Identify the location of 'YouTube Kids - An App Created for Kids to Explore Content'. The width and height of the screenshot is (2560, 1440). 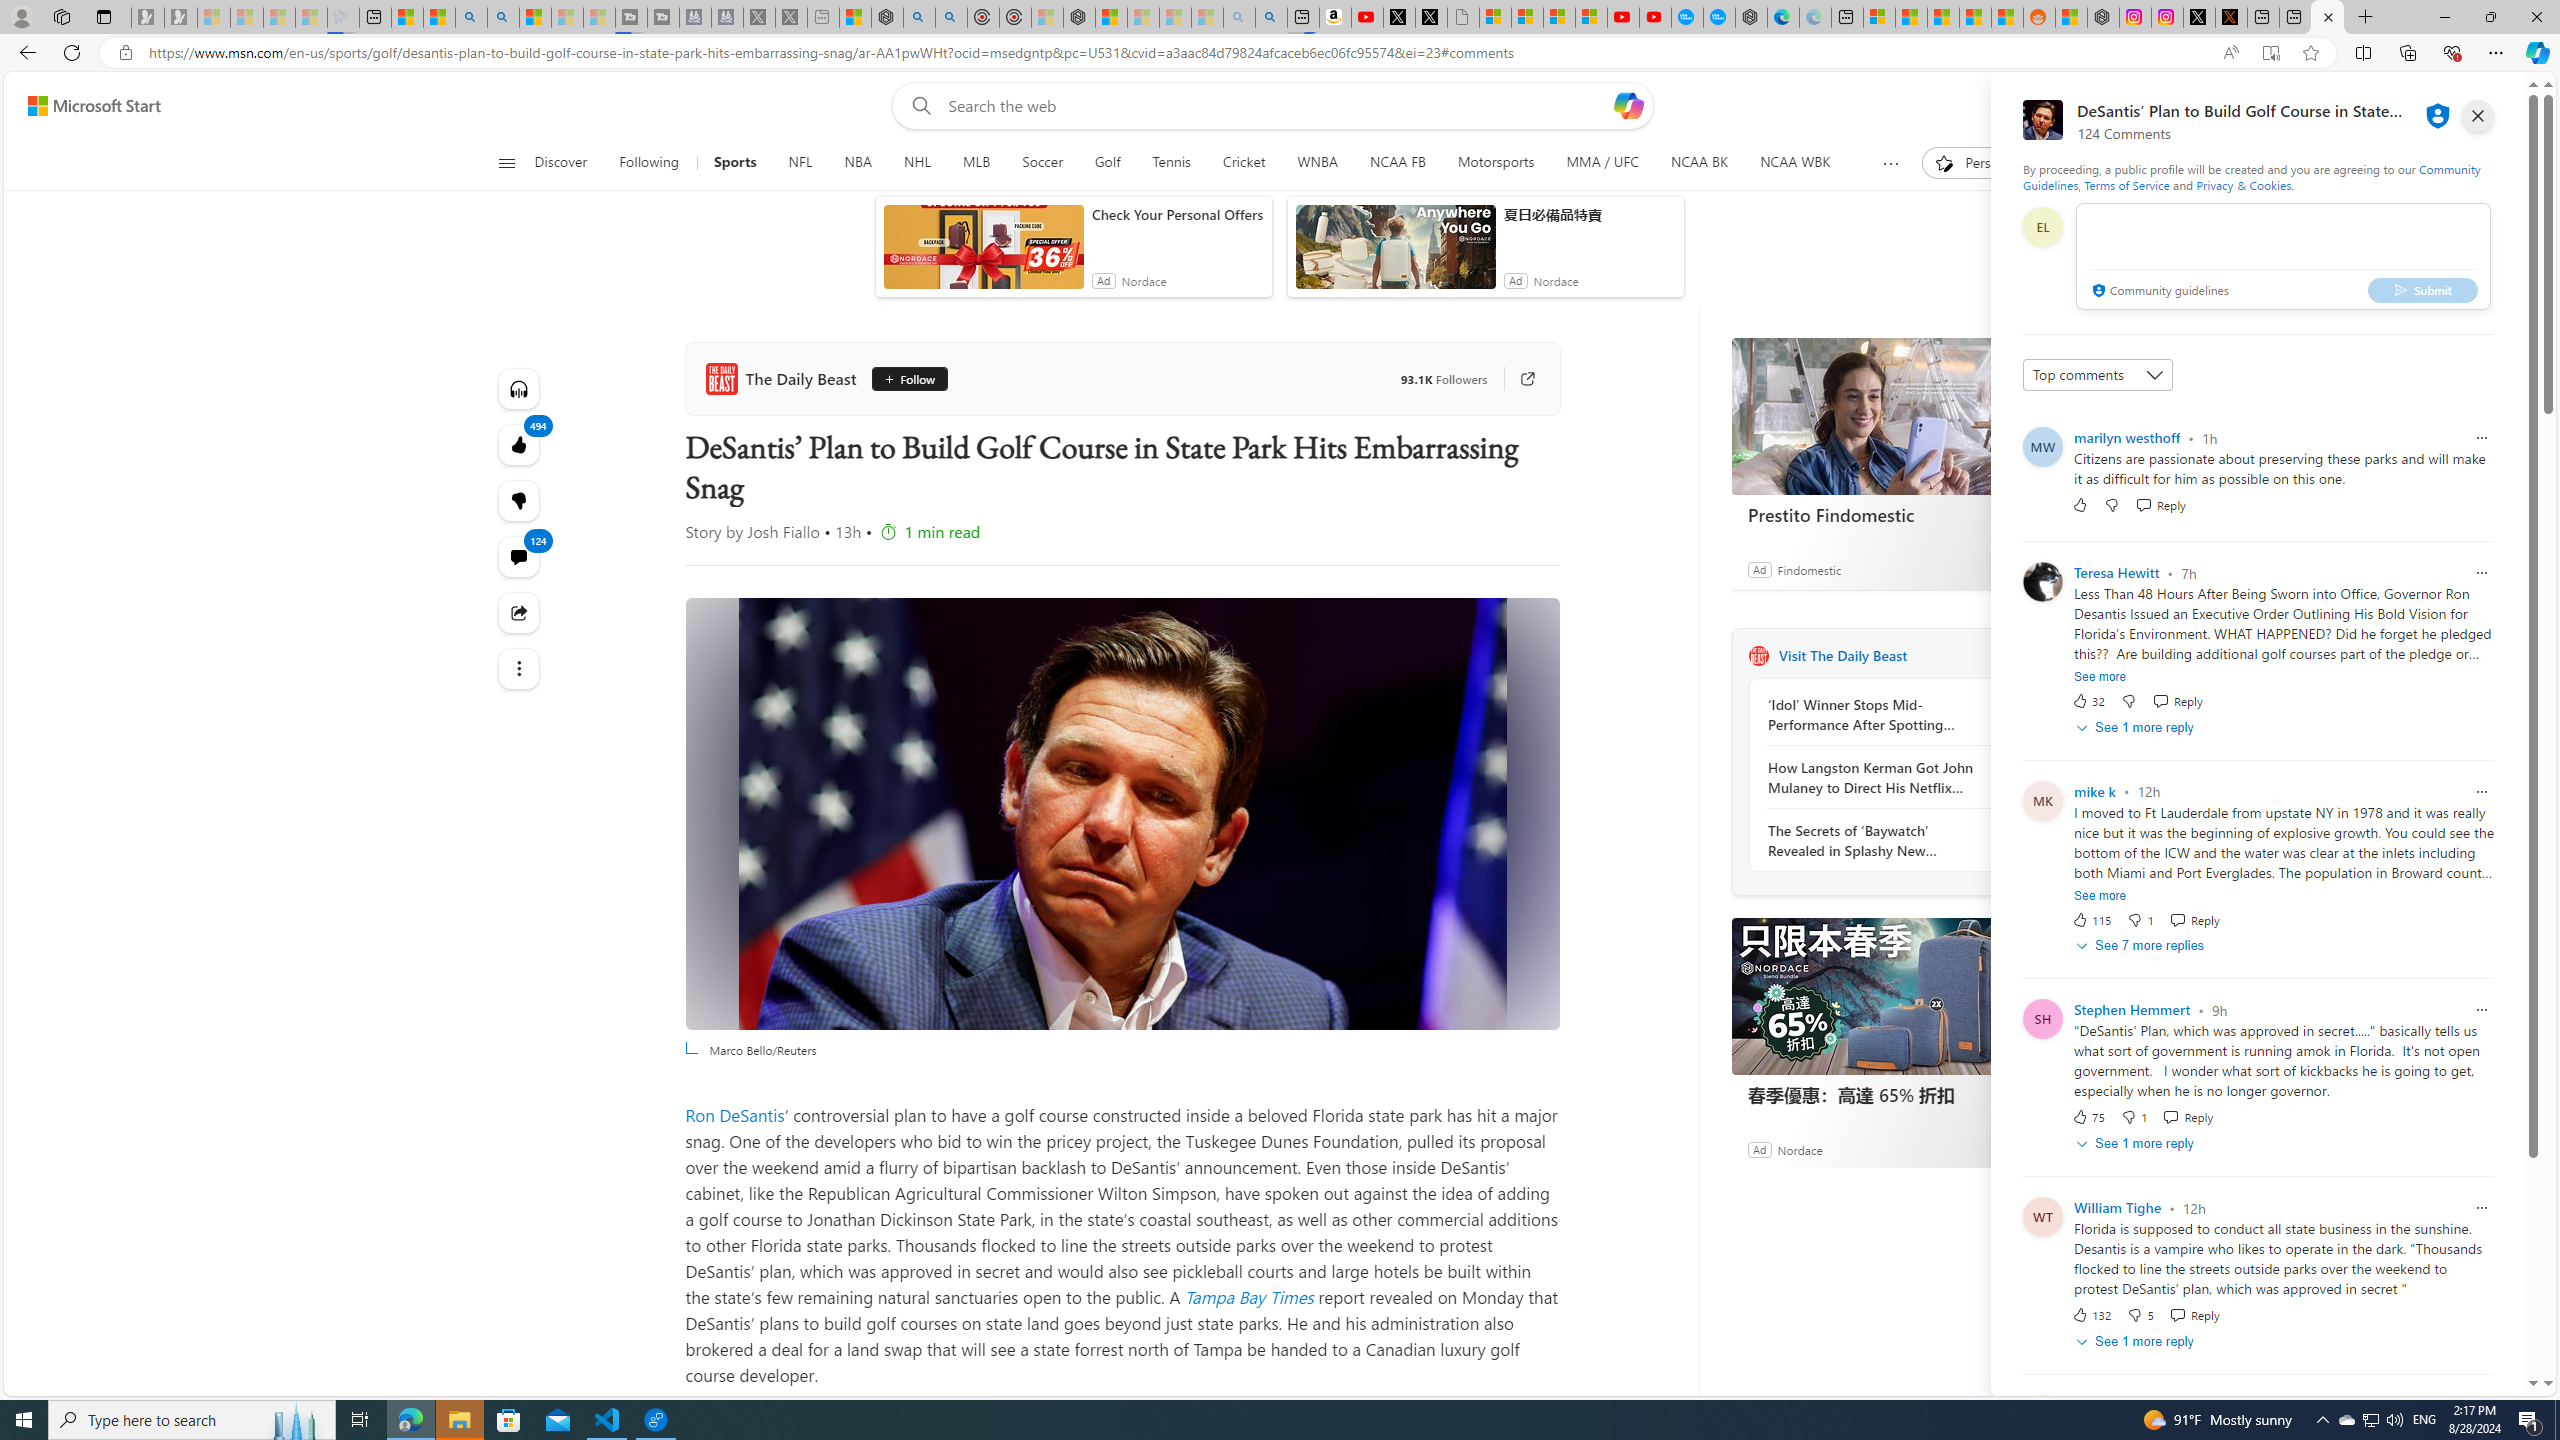
(1655, 16).